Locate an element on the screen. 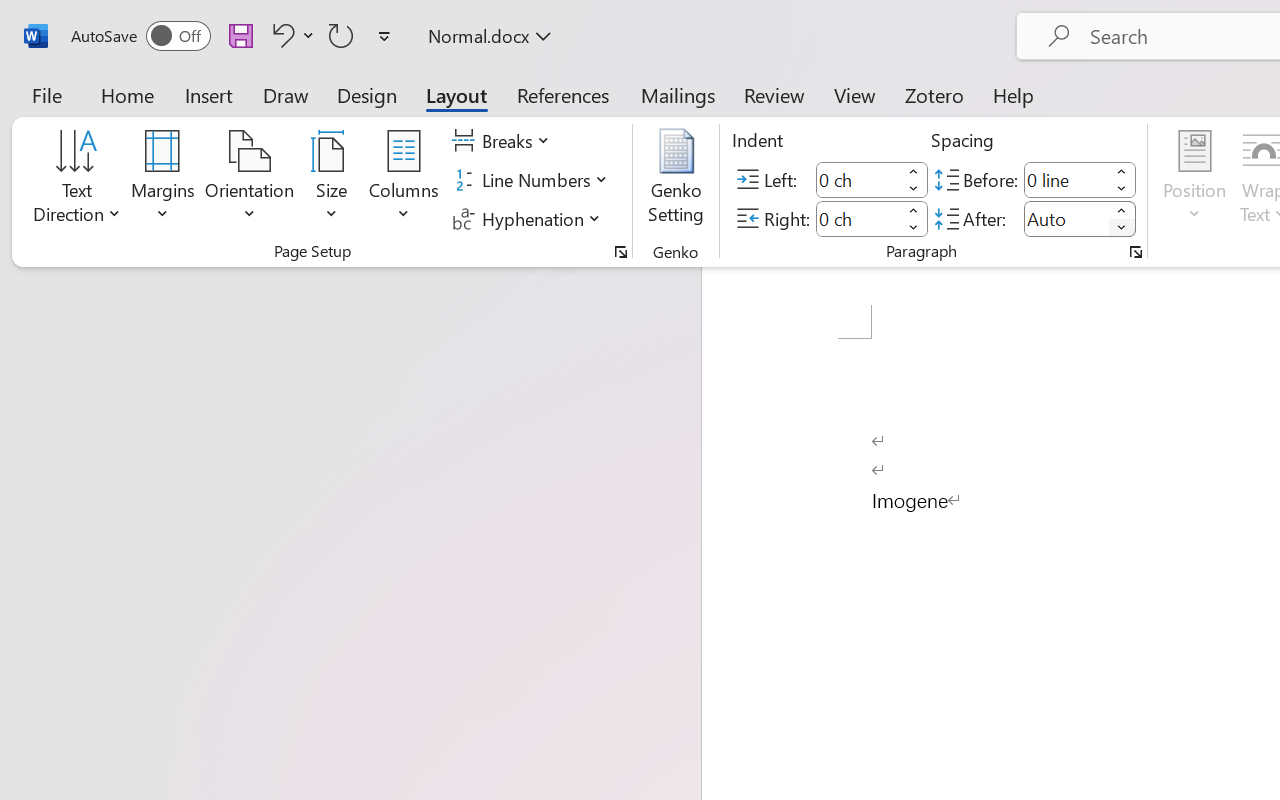  'Hyphenation' is located at coordinates (529, 218).